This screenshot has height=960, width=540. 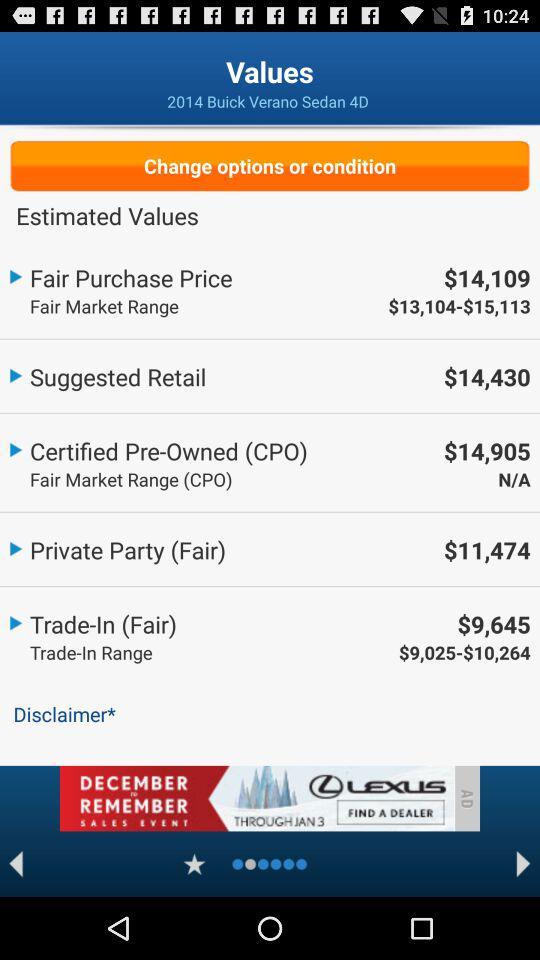 I want to click on the play icon, so click(x=523, y=924).